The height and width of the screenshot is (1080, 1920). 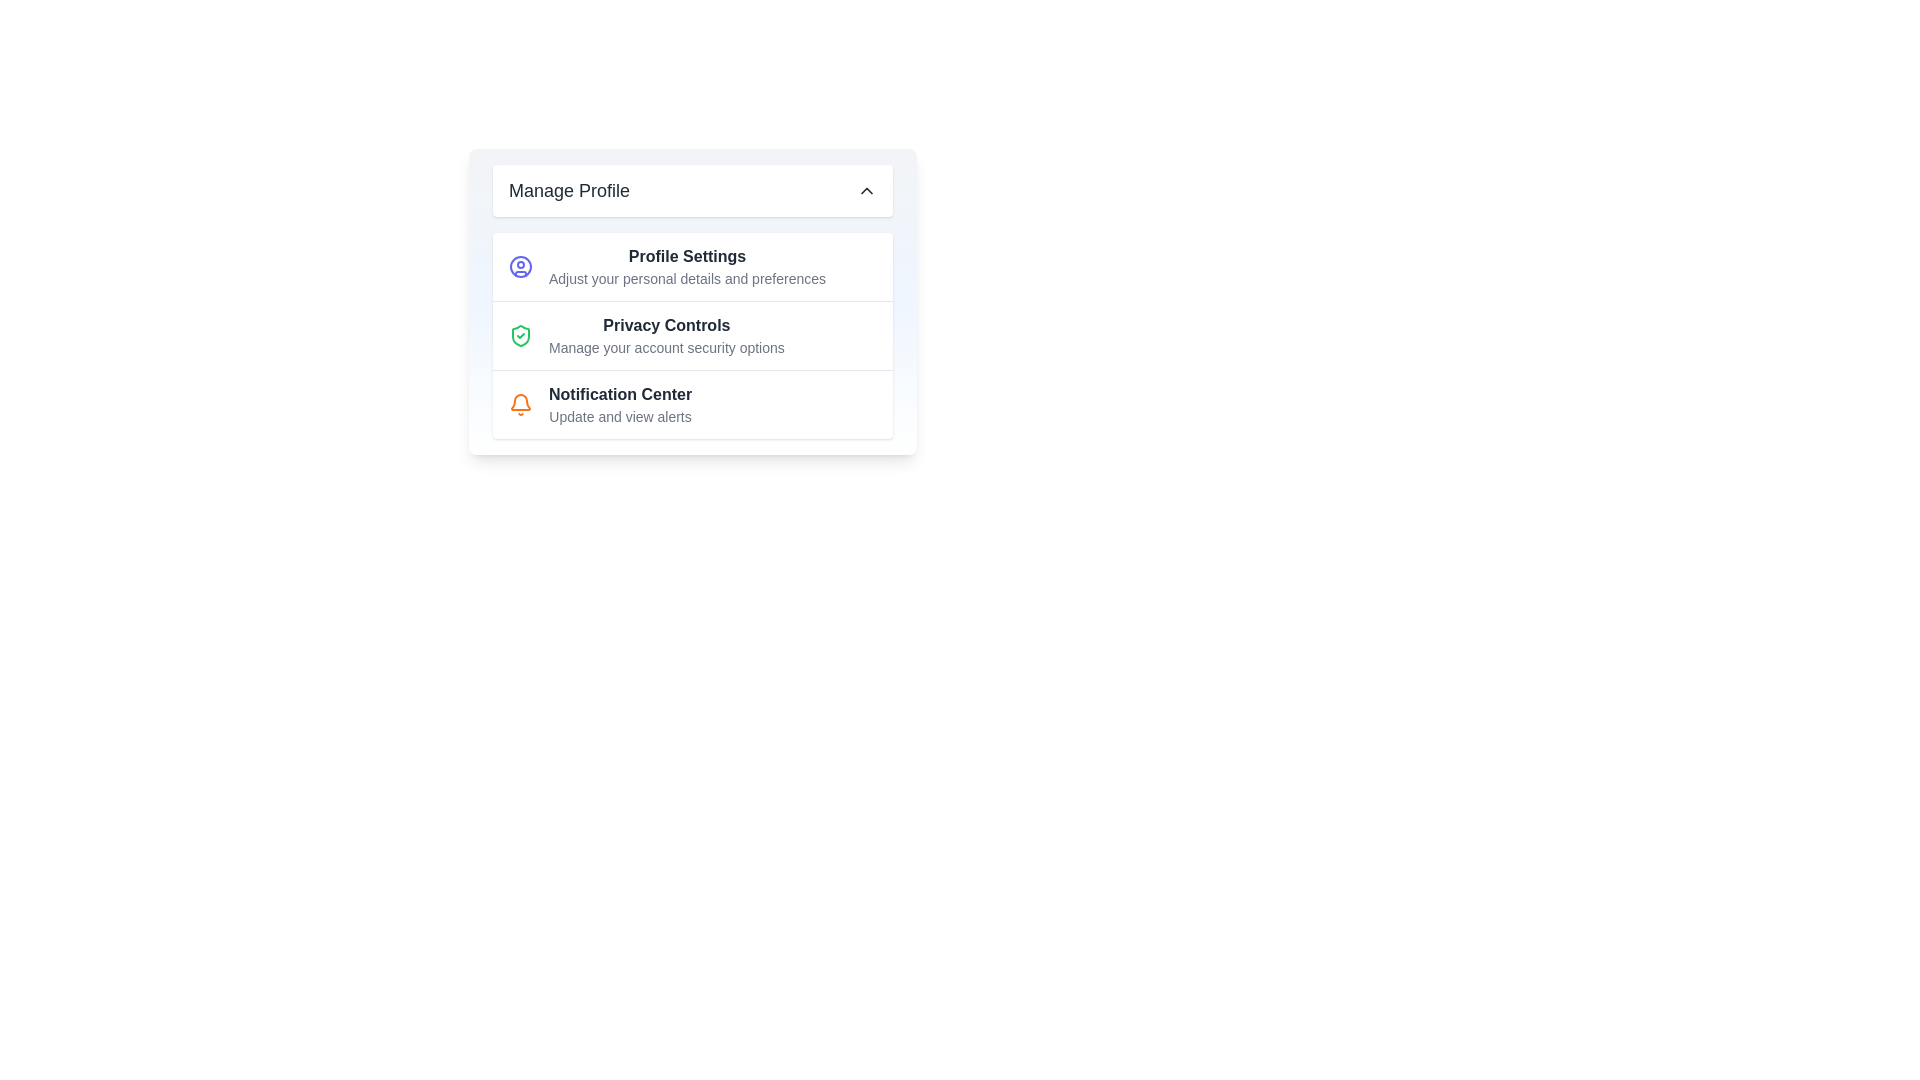 What do you see at coordinates (692, 265) in the screenshot?
I see `the first item in the navigation menu titled 'Manage Profile'` at bounding box center [692, 265].